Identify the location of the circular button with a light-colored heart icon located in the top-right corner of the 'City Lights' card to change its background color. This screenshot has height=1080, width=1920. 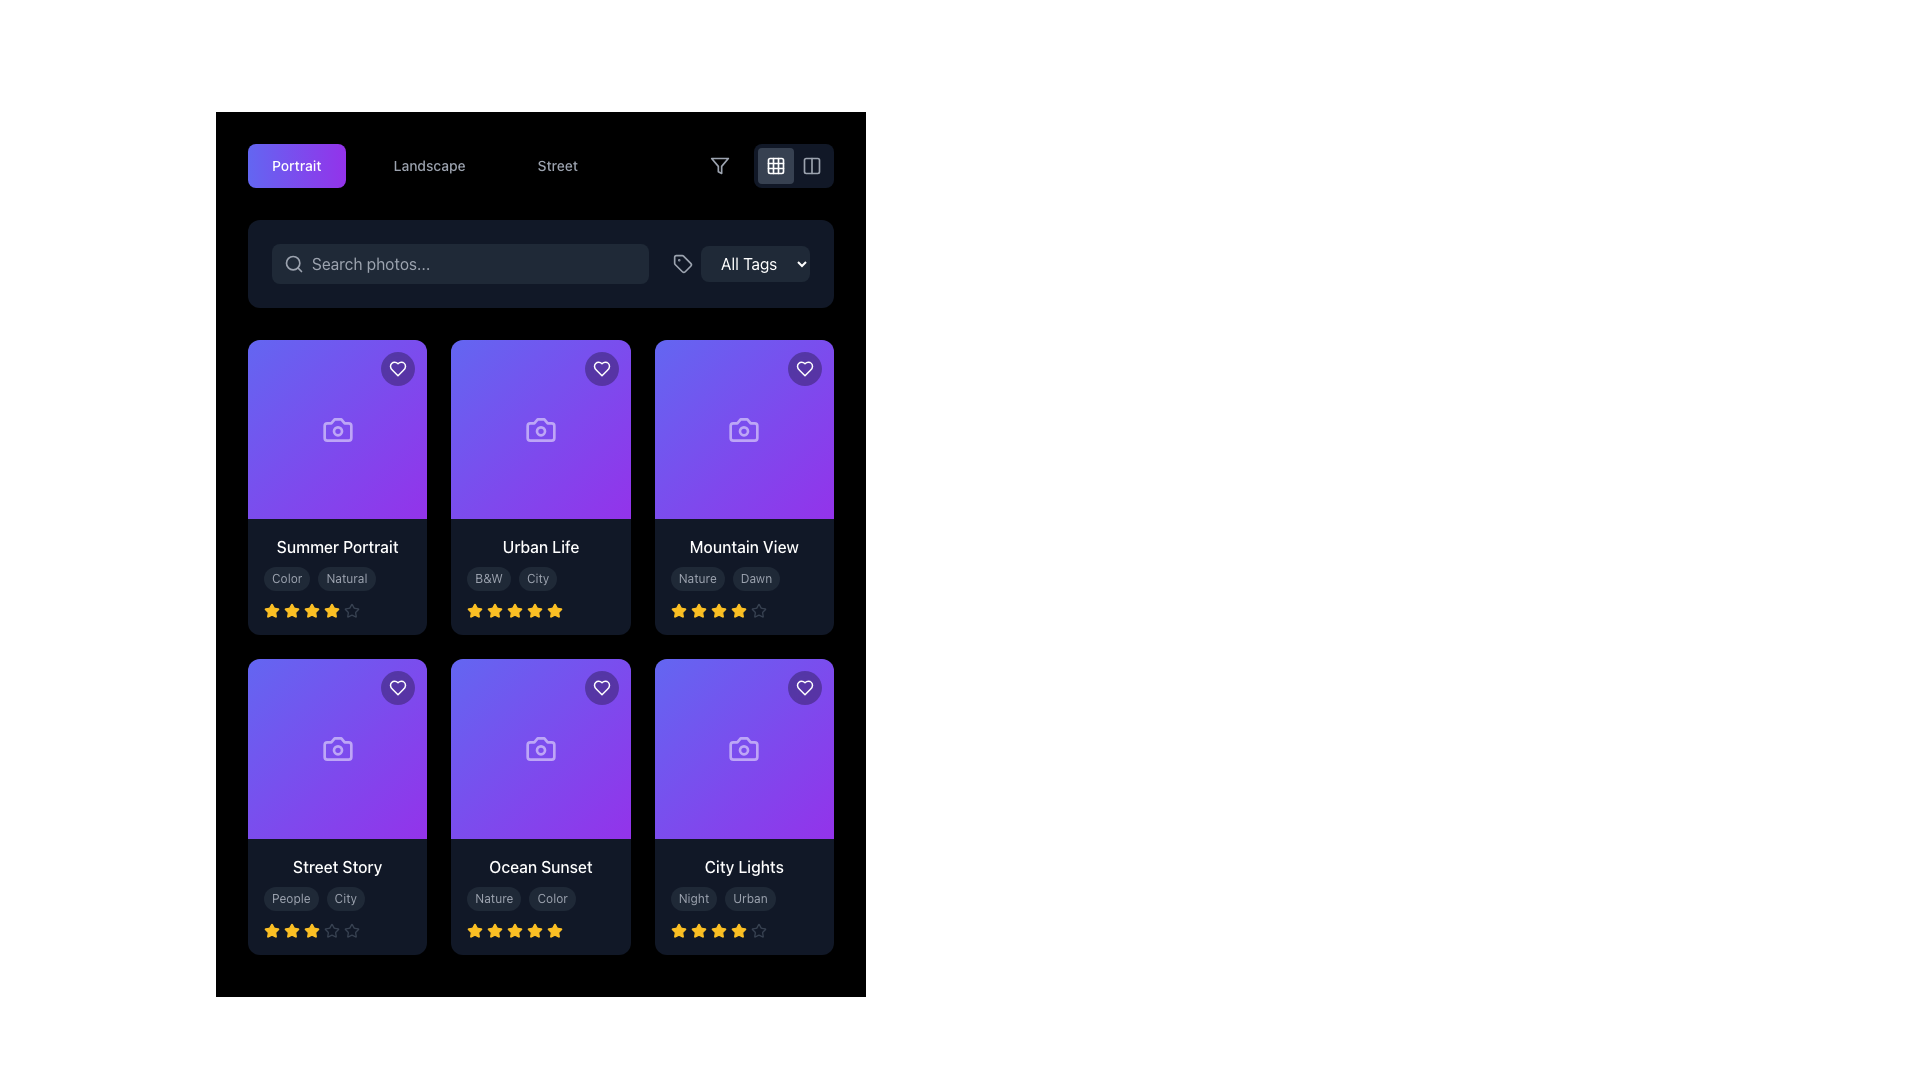
(805, 687).